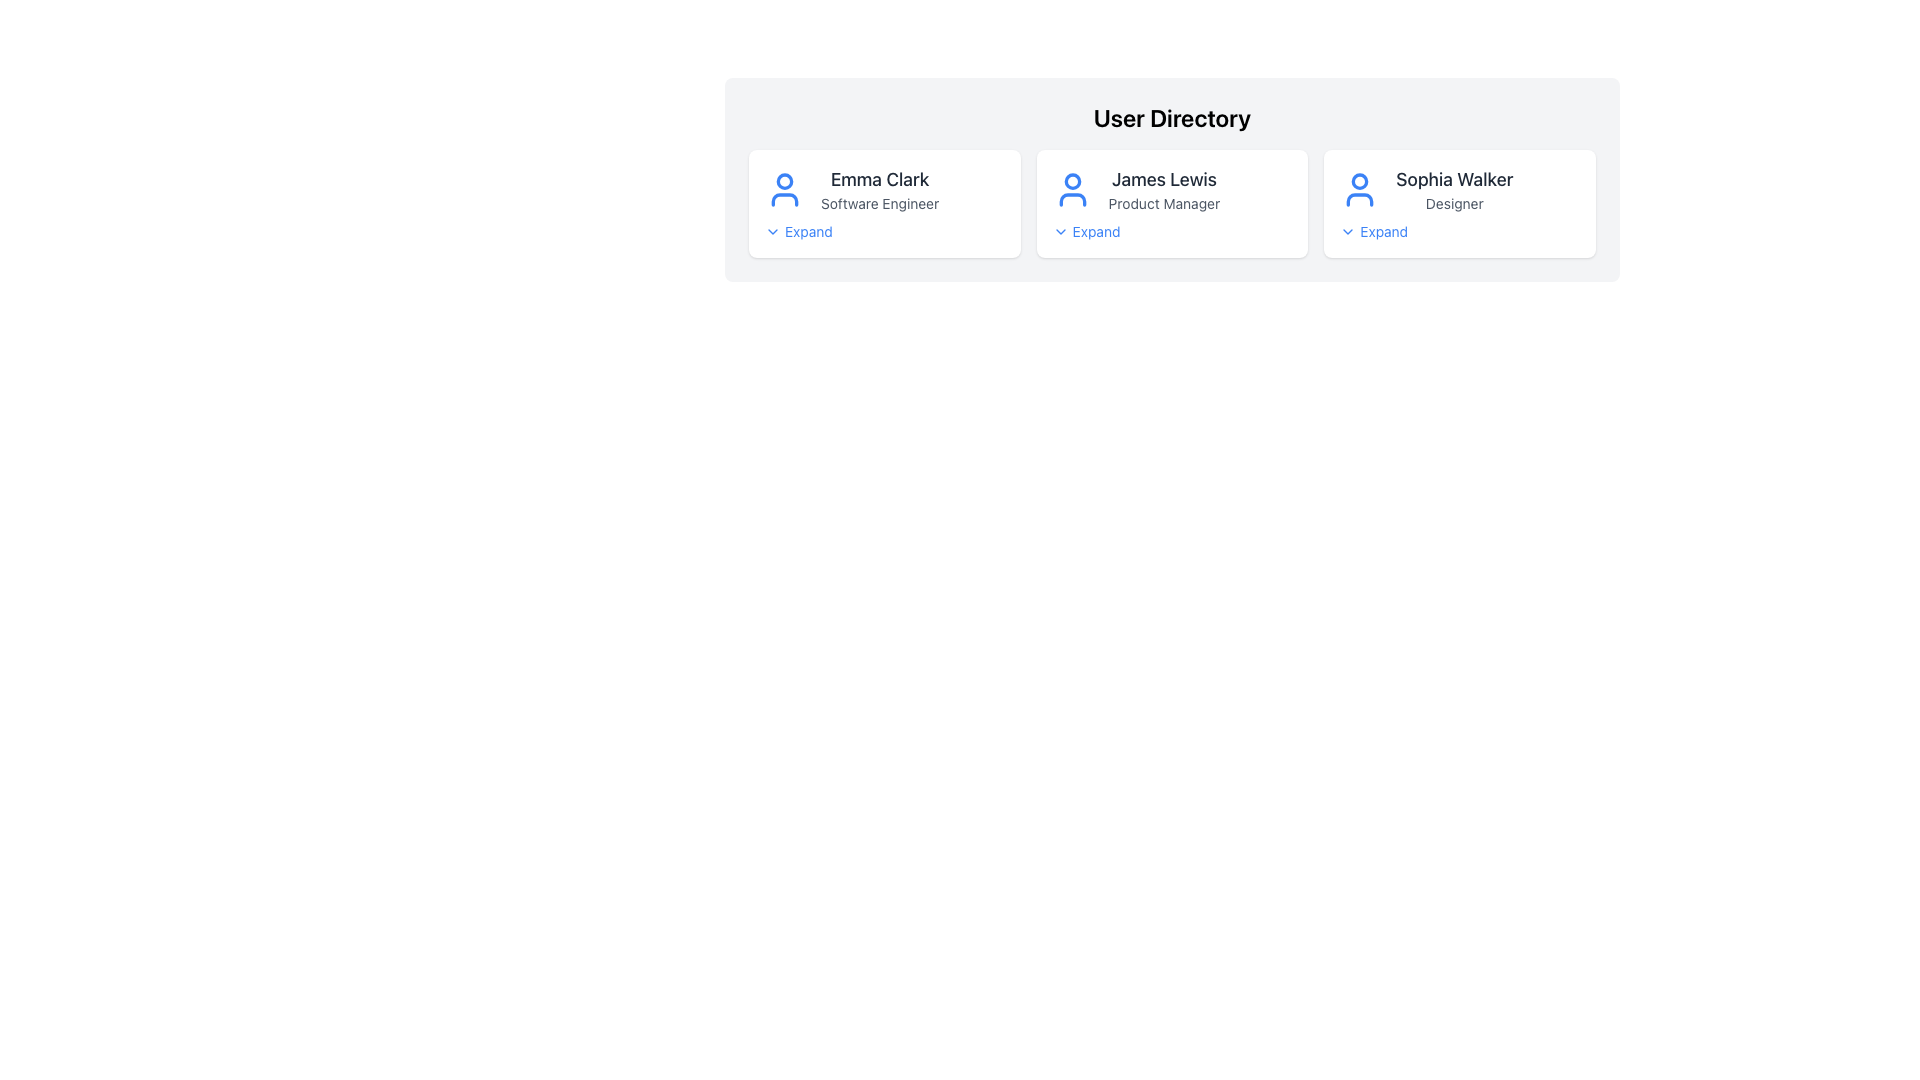 The image size is (1920, 1080). Describe the element at coordinates (1172, 189) in the screenshot. I see `the Information Display Card that displays the name and role of an individual, positioned in the middle of the User Directory, between Emma Clark and Sophia Walker` at that location.